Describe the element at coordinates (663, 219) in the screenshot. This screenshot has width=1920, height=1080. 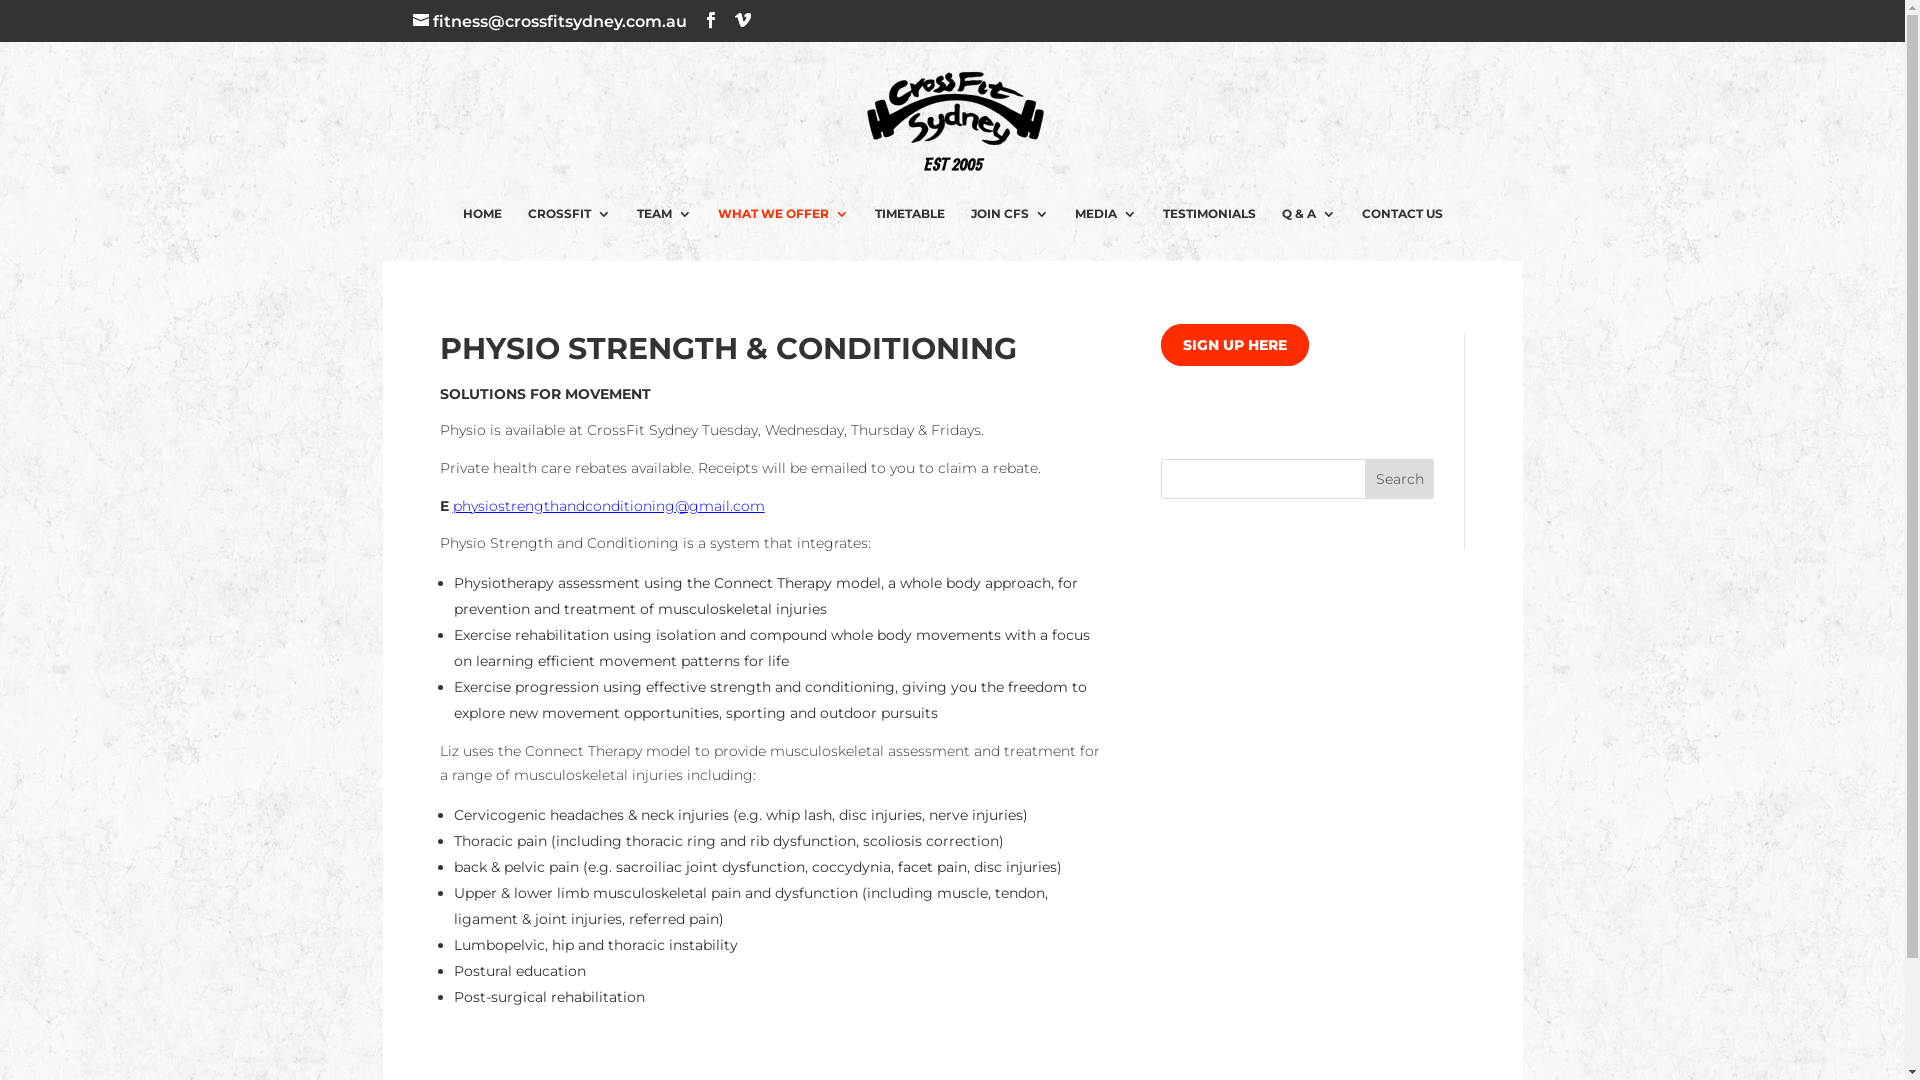
I see `'TEAM'` at that location.